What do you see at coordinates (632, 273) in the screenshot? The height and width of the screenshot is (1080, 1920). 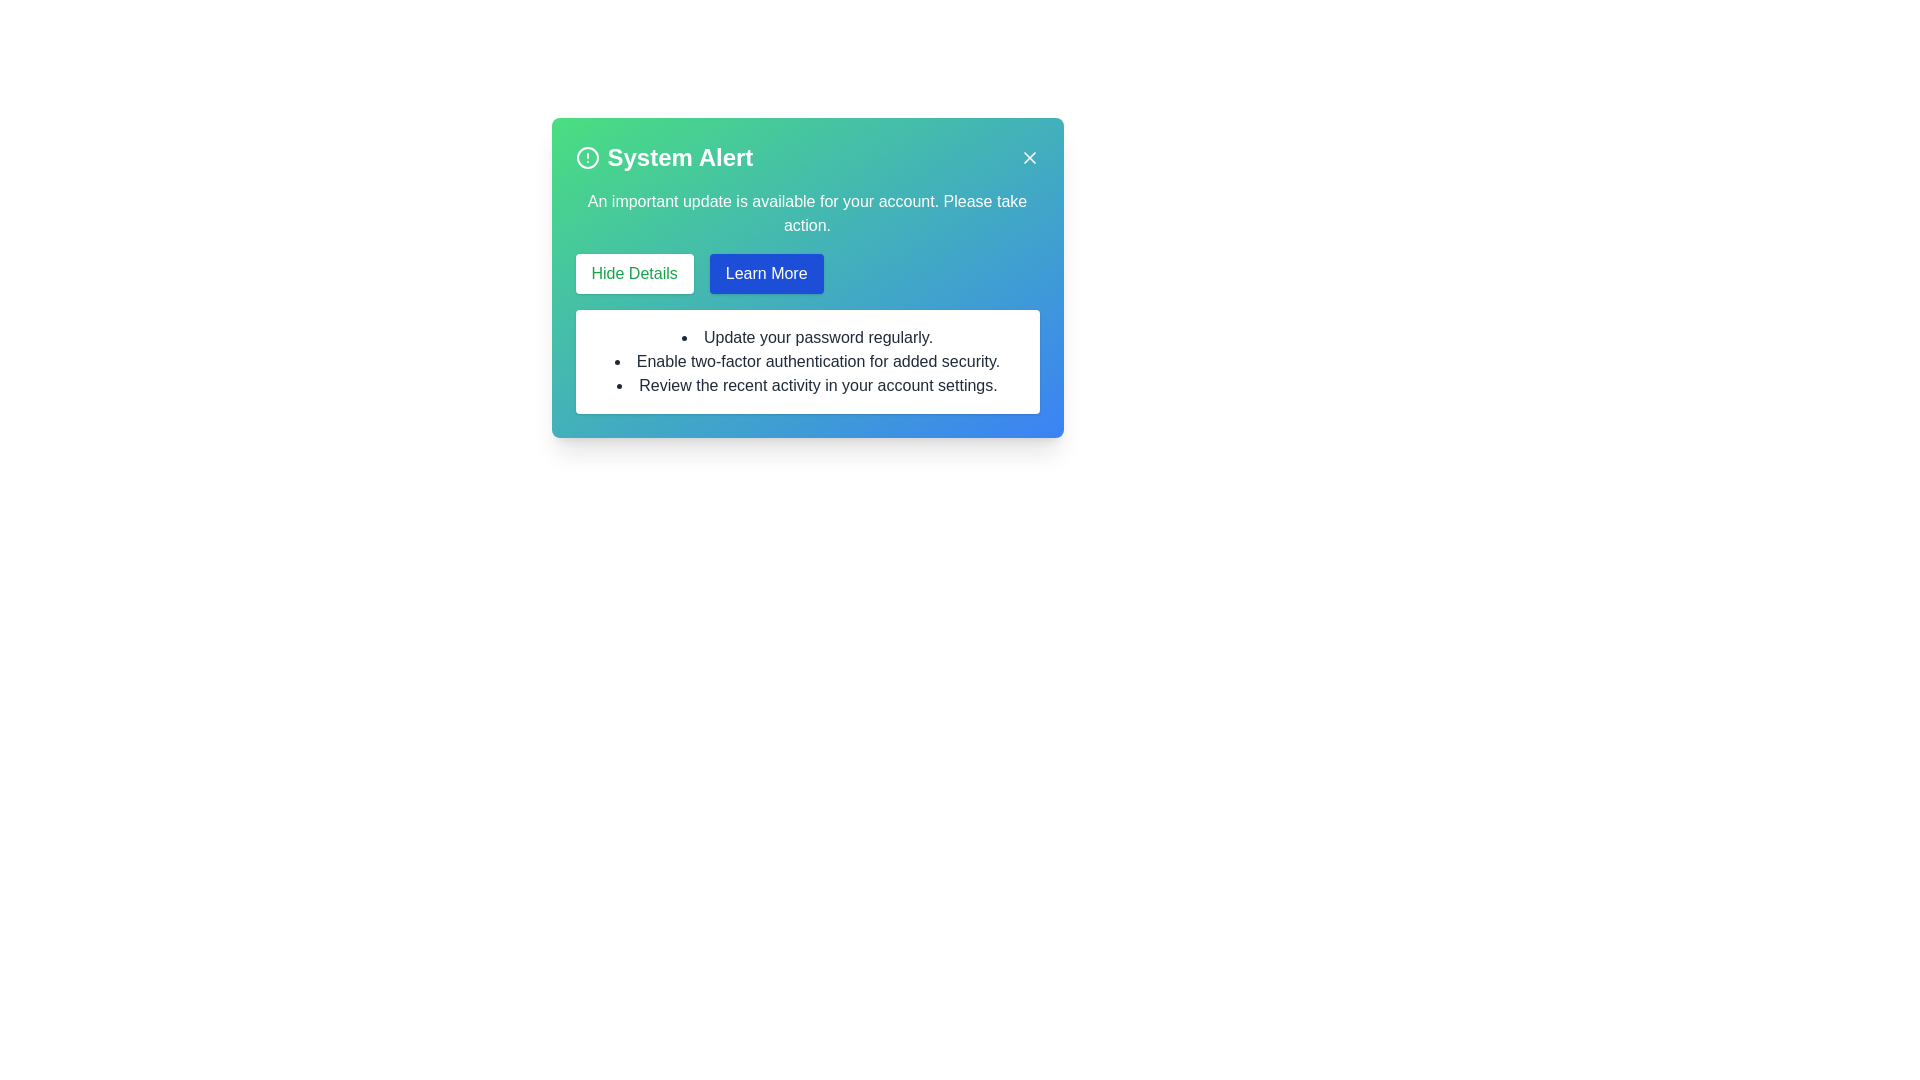 I see `the button located to the left of the blue 'Learn More' button beneath the 'System Alert' content block to hide the visible details displayed below` at bounding box center [632, 273].